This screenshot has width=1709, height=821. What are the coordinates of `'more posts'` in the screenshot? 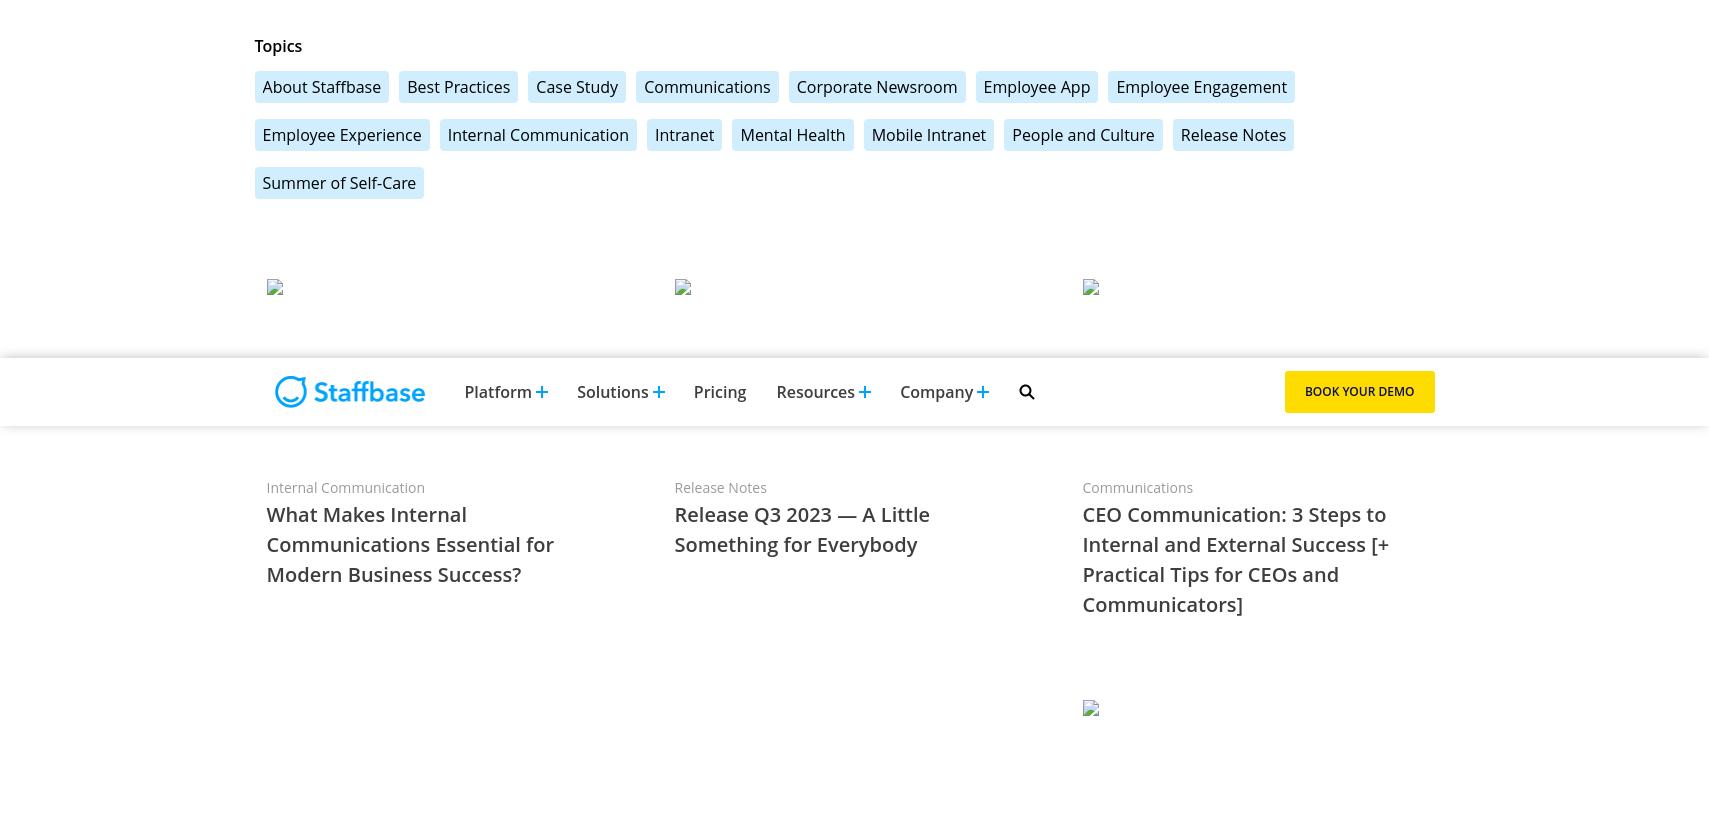 It's located at (1361, 695).